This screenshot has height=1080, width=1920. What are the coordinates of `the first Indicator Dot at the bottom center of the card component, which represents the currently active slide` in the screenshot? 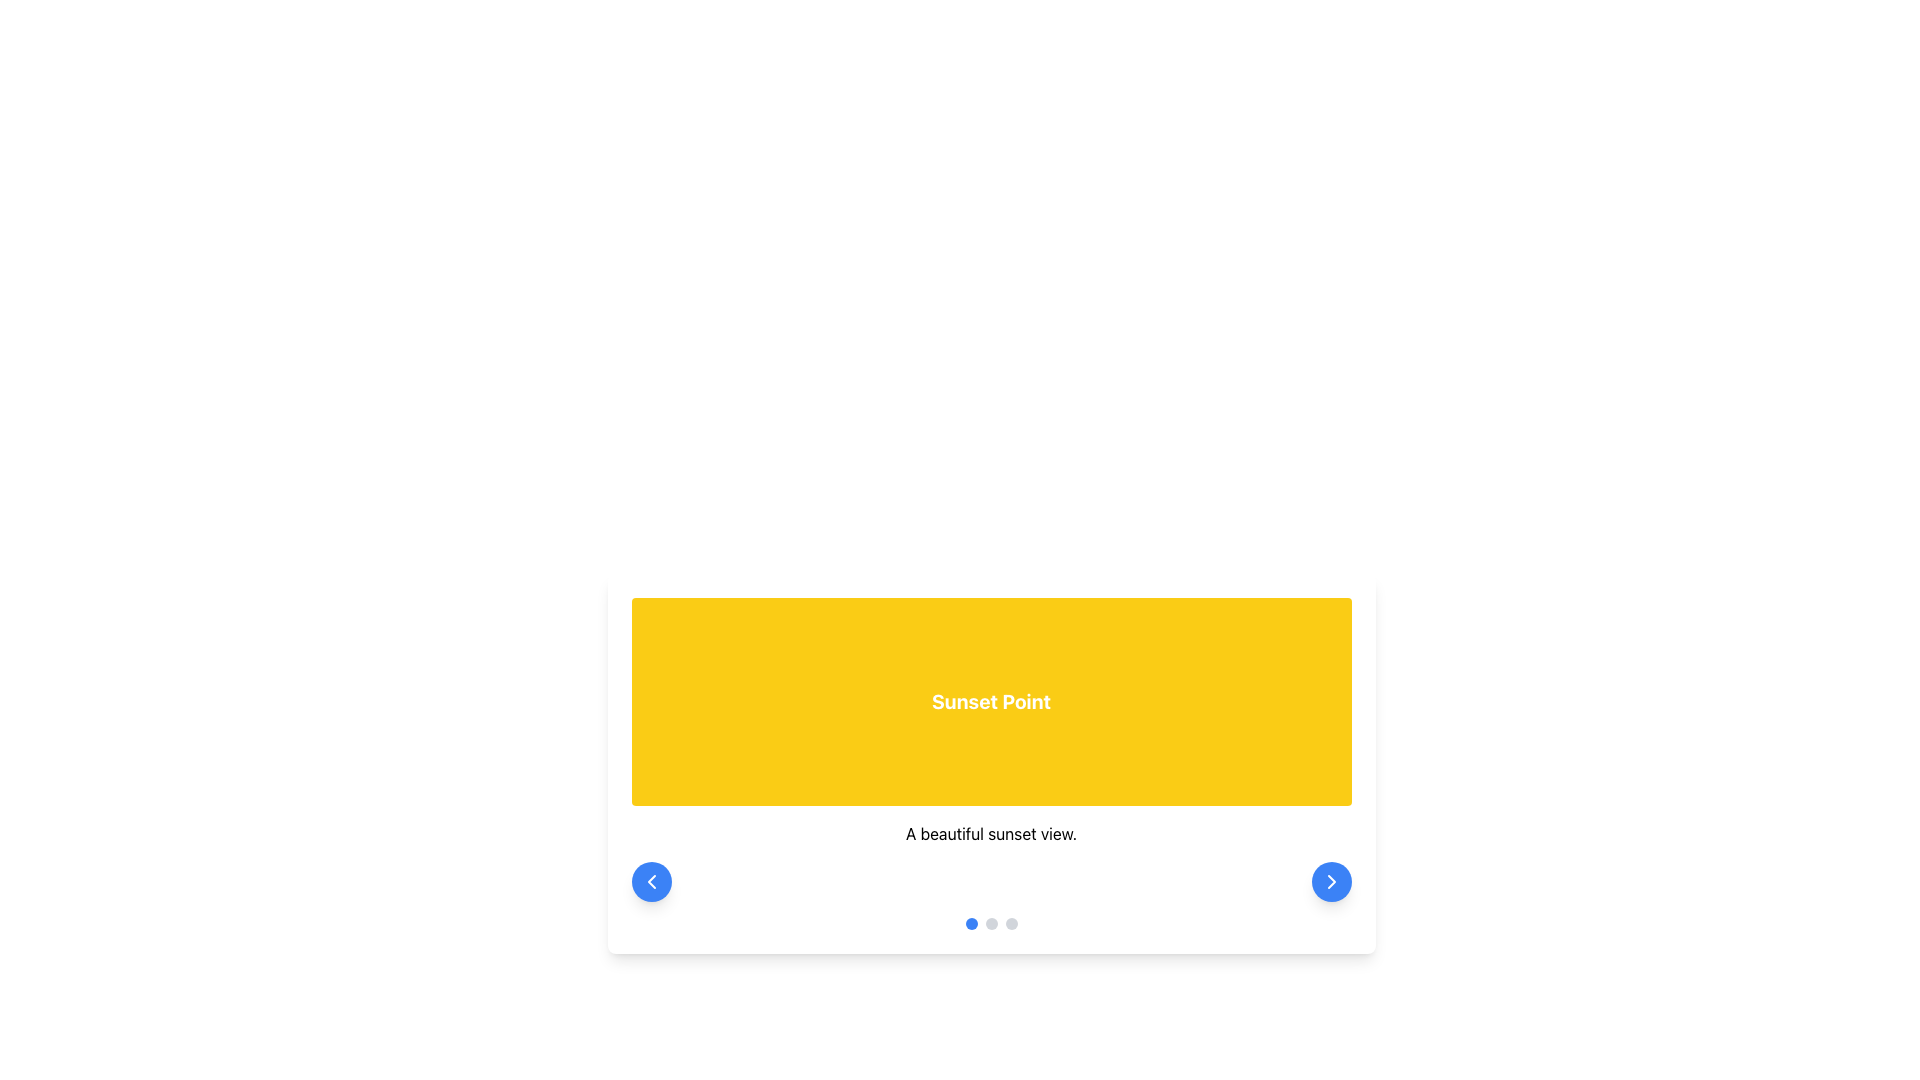 It's located at (971, 924).